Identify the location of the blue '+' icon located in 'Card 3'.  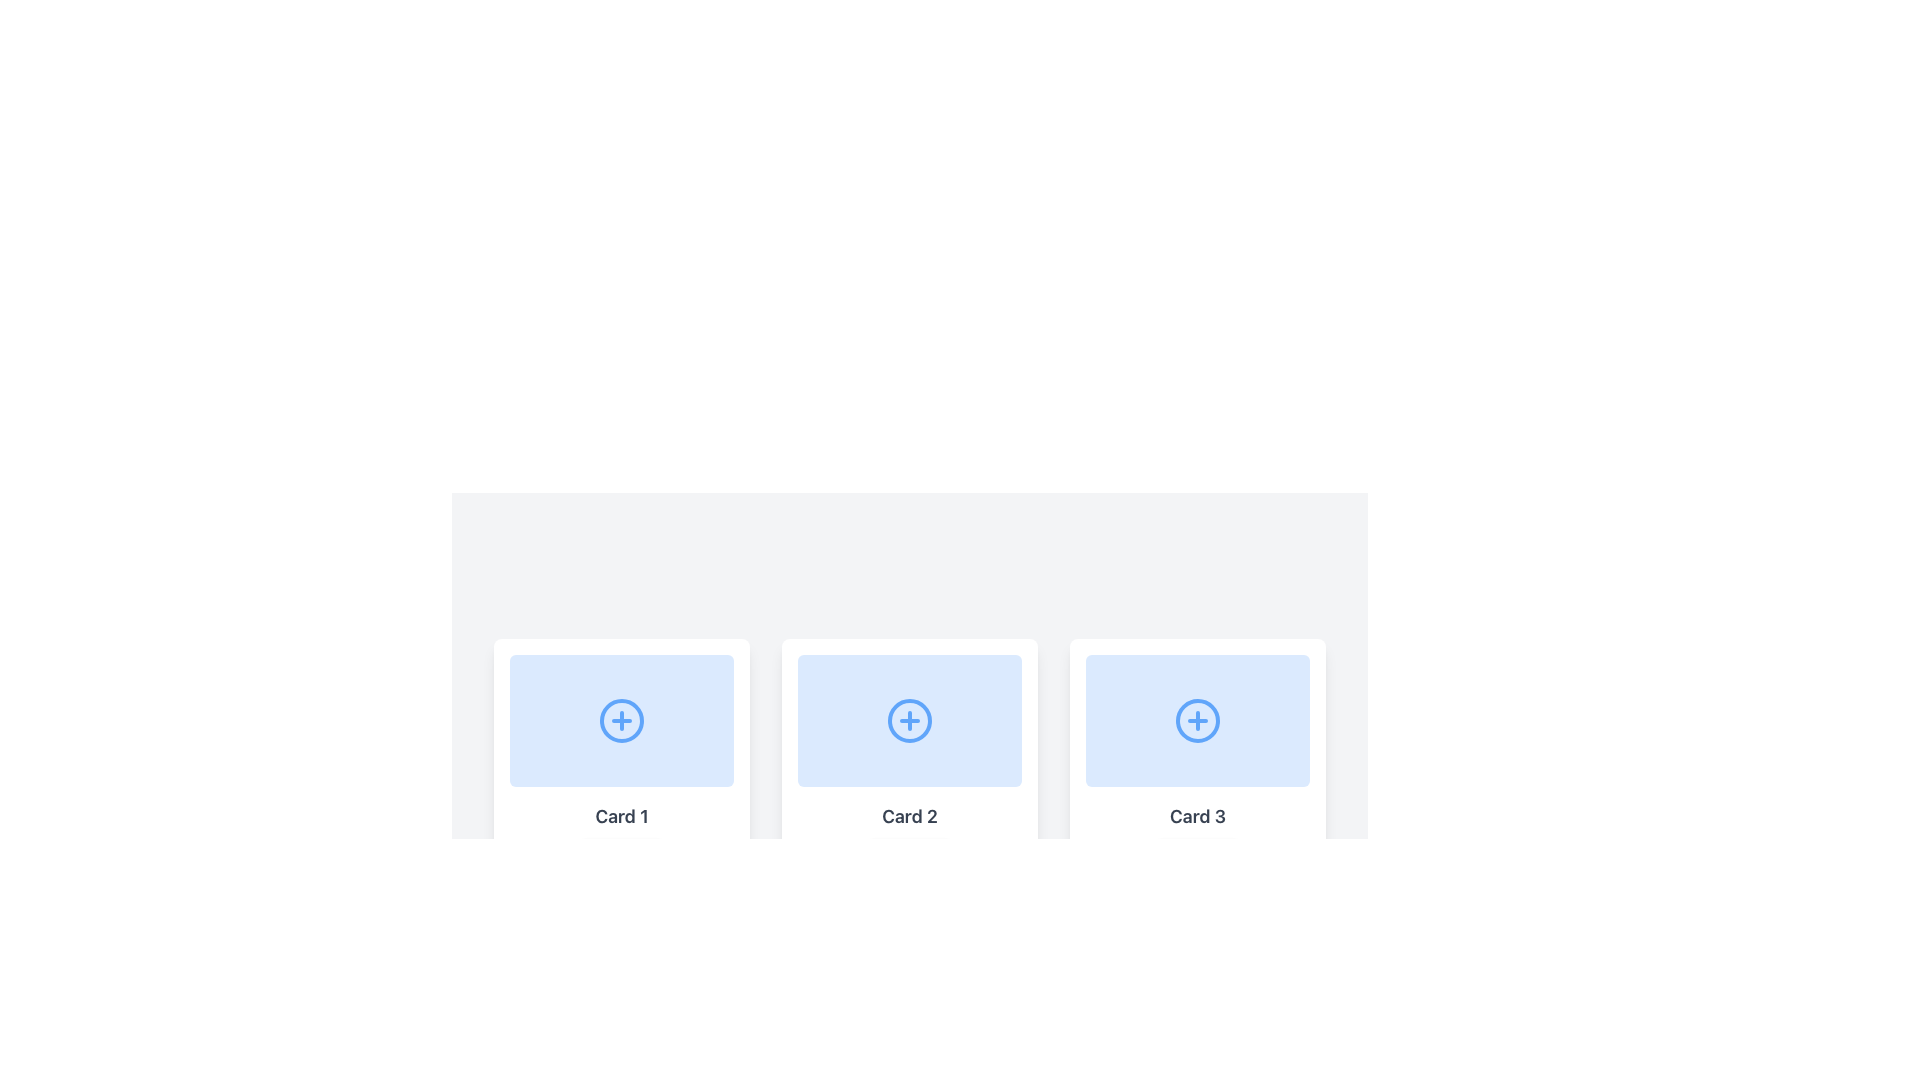
(1198, 721).